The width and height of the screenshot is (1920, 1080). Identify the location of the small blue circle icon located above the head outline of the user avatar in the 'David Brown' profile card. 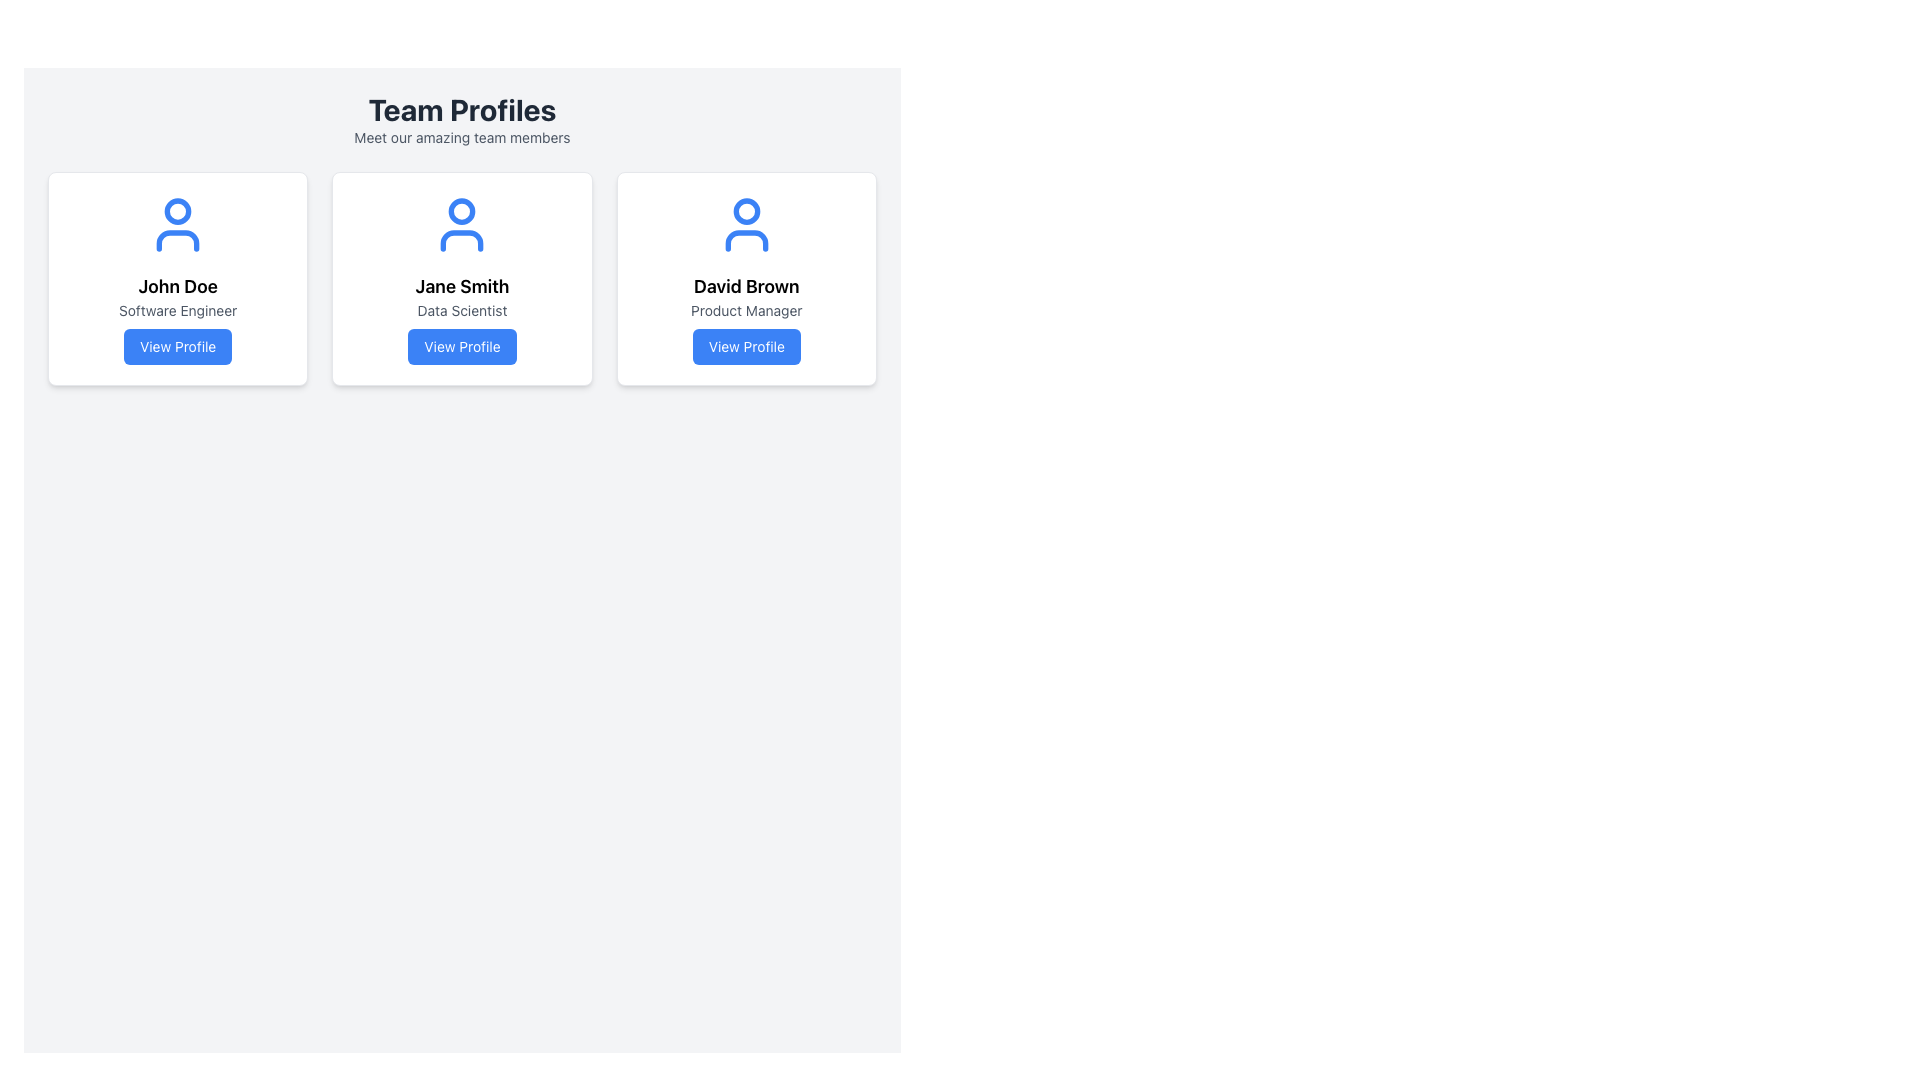
(745, 211).